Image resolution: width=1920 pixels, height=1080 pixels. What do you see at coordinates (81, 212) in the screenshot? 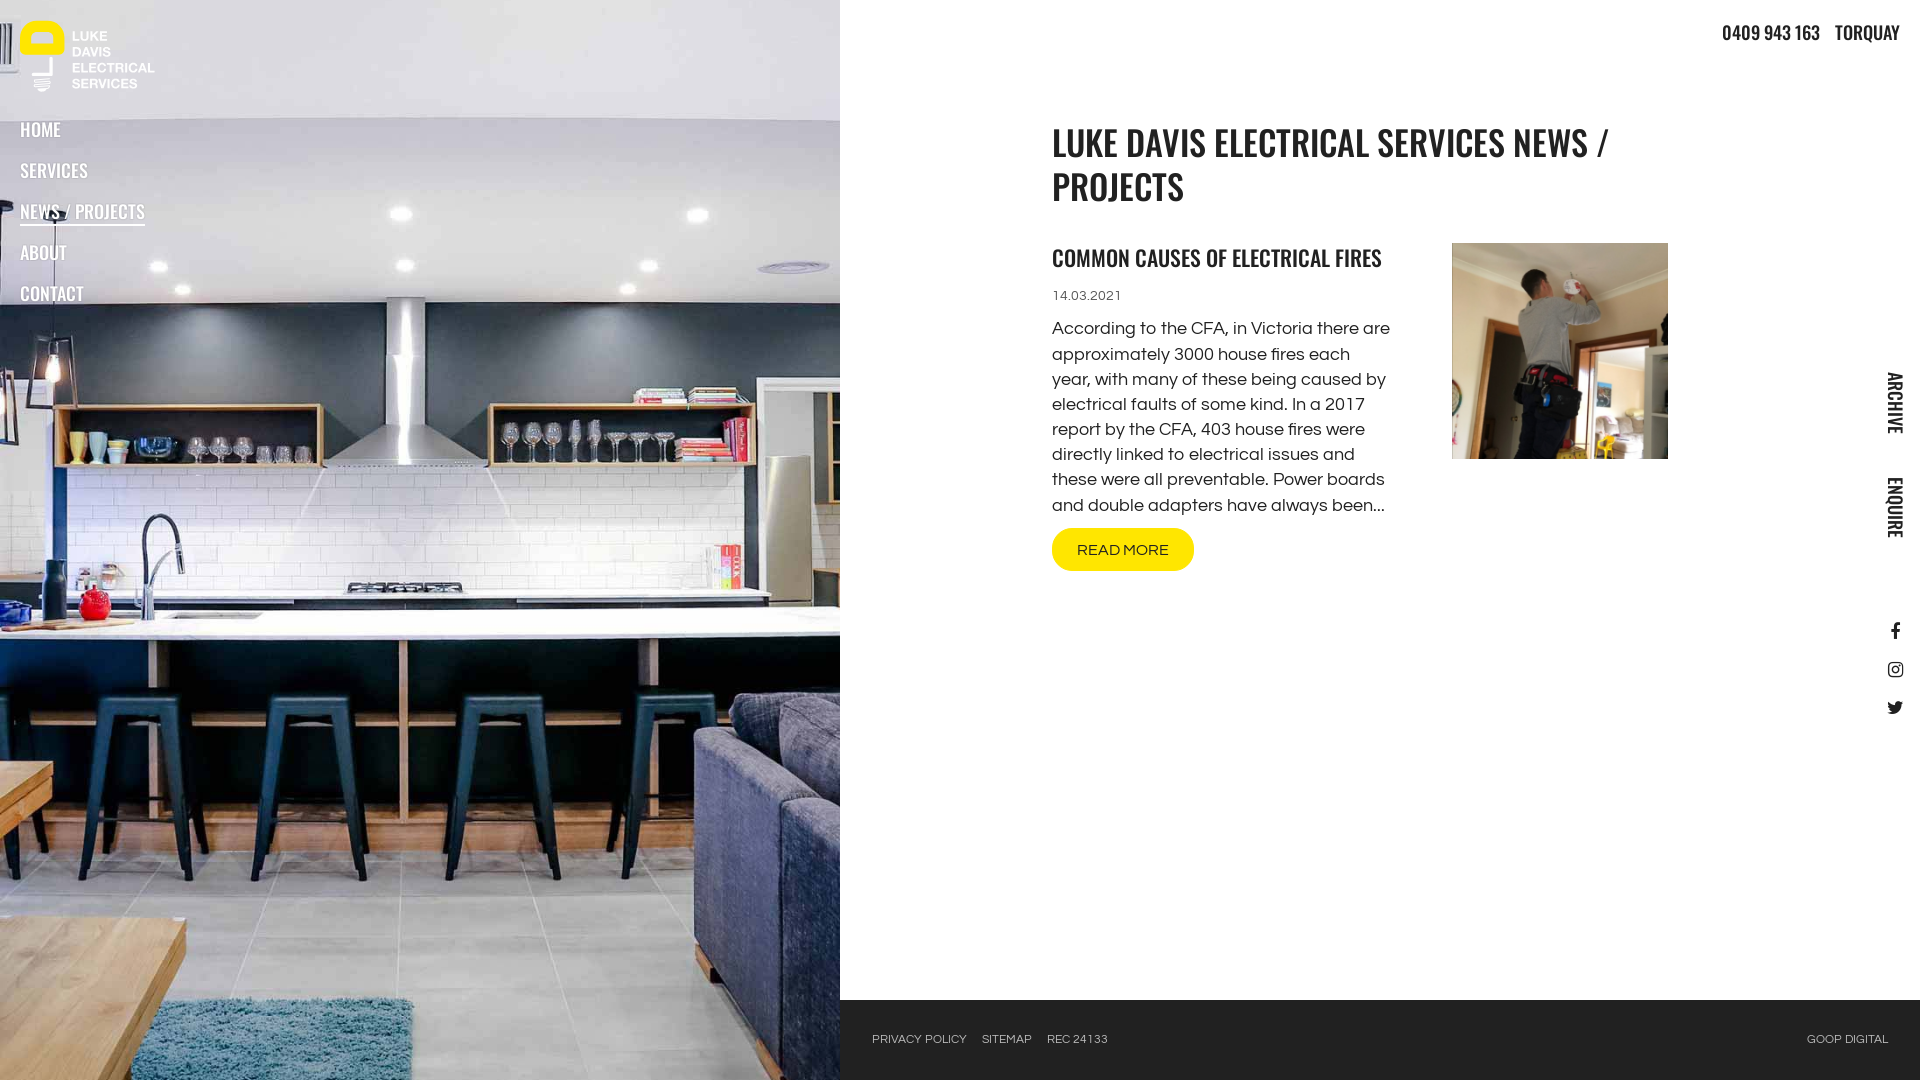
I see `'NEWS / PROJECTS'` at bounding box center [81, 212].